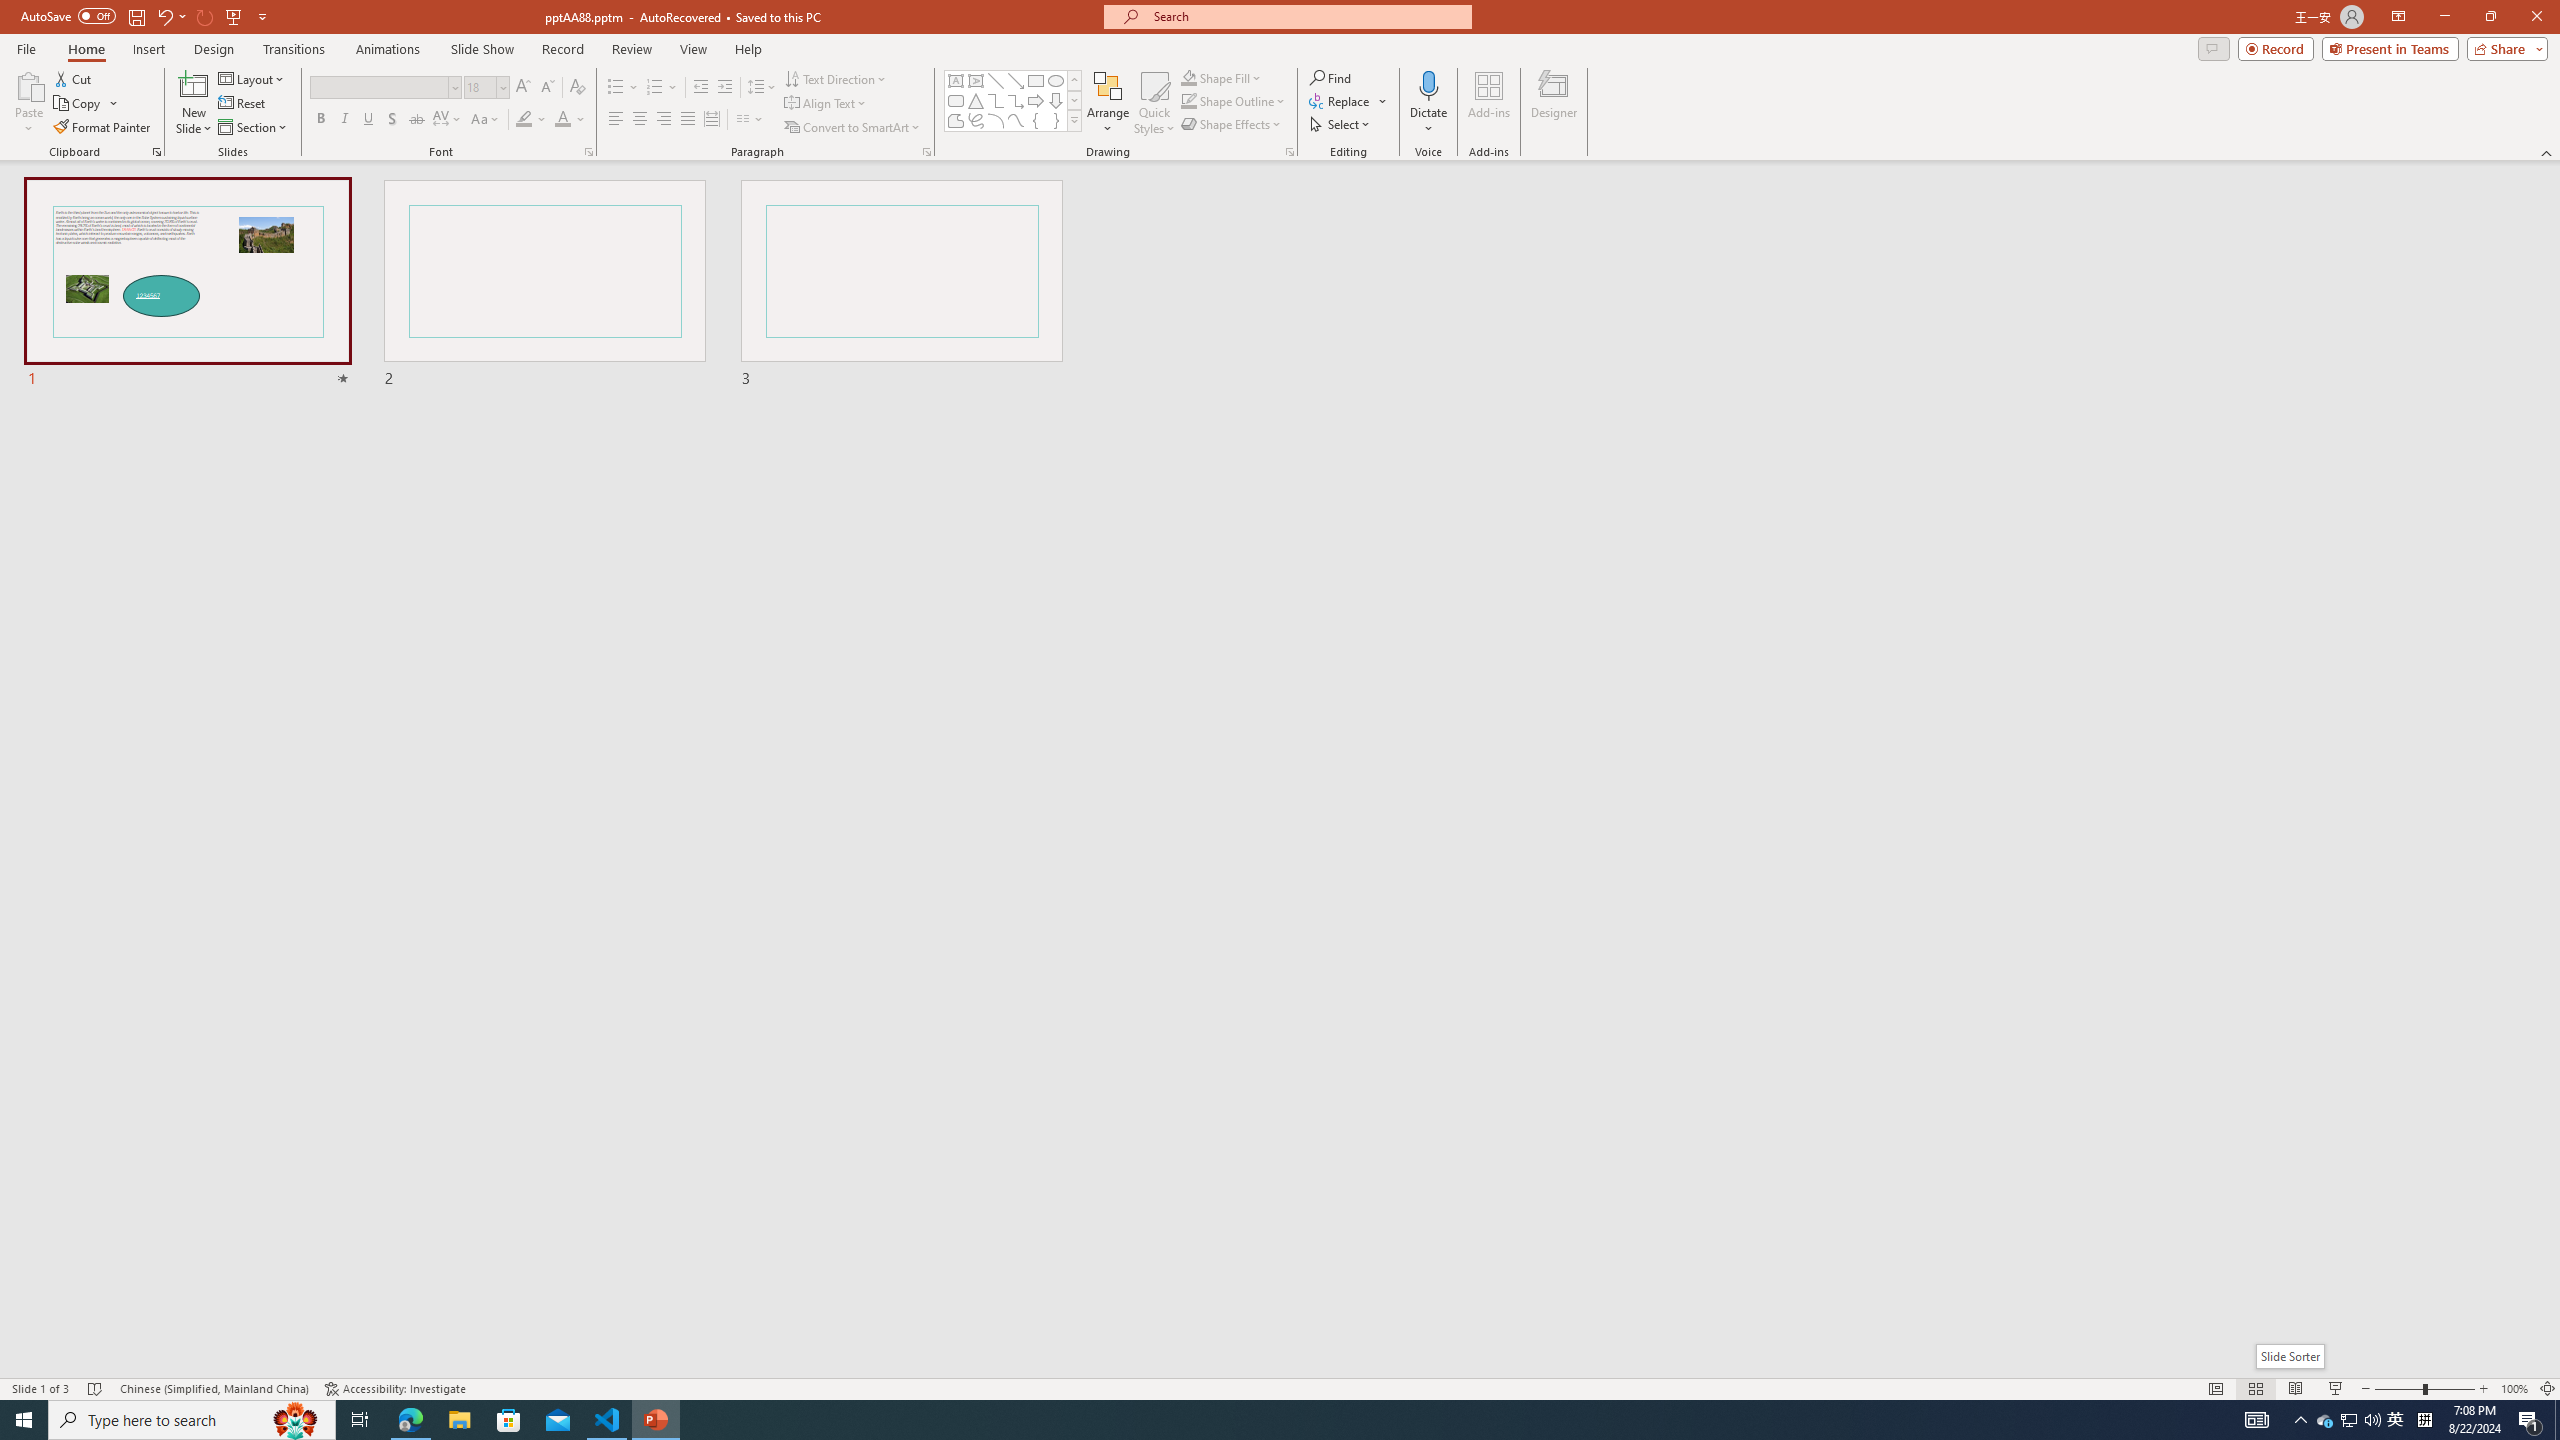  What do you see at coordinates (1189, 99) in the screenshot?
I see `'Shape Outline Teal, Accent 1'` at bounding box center [1189, 99].